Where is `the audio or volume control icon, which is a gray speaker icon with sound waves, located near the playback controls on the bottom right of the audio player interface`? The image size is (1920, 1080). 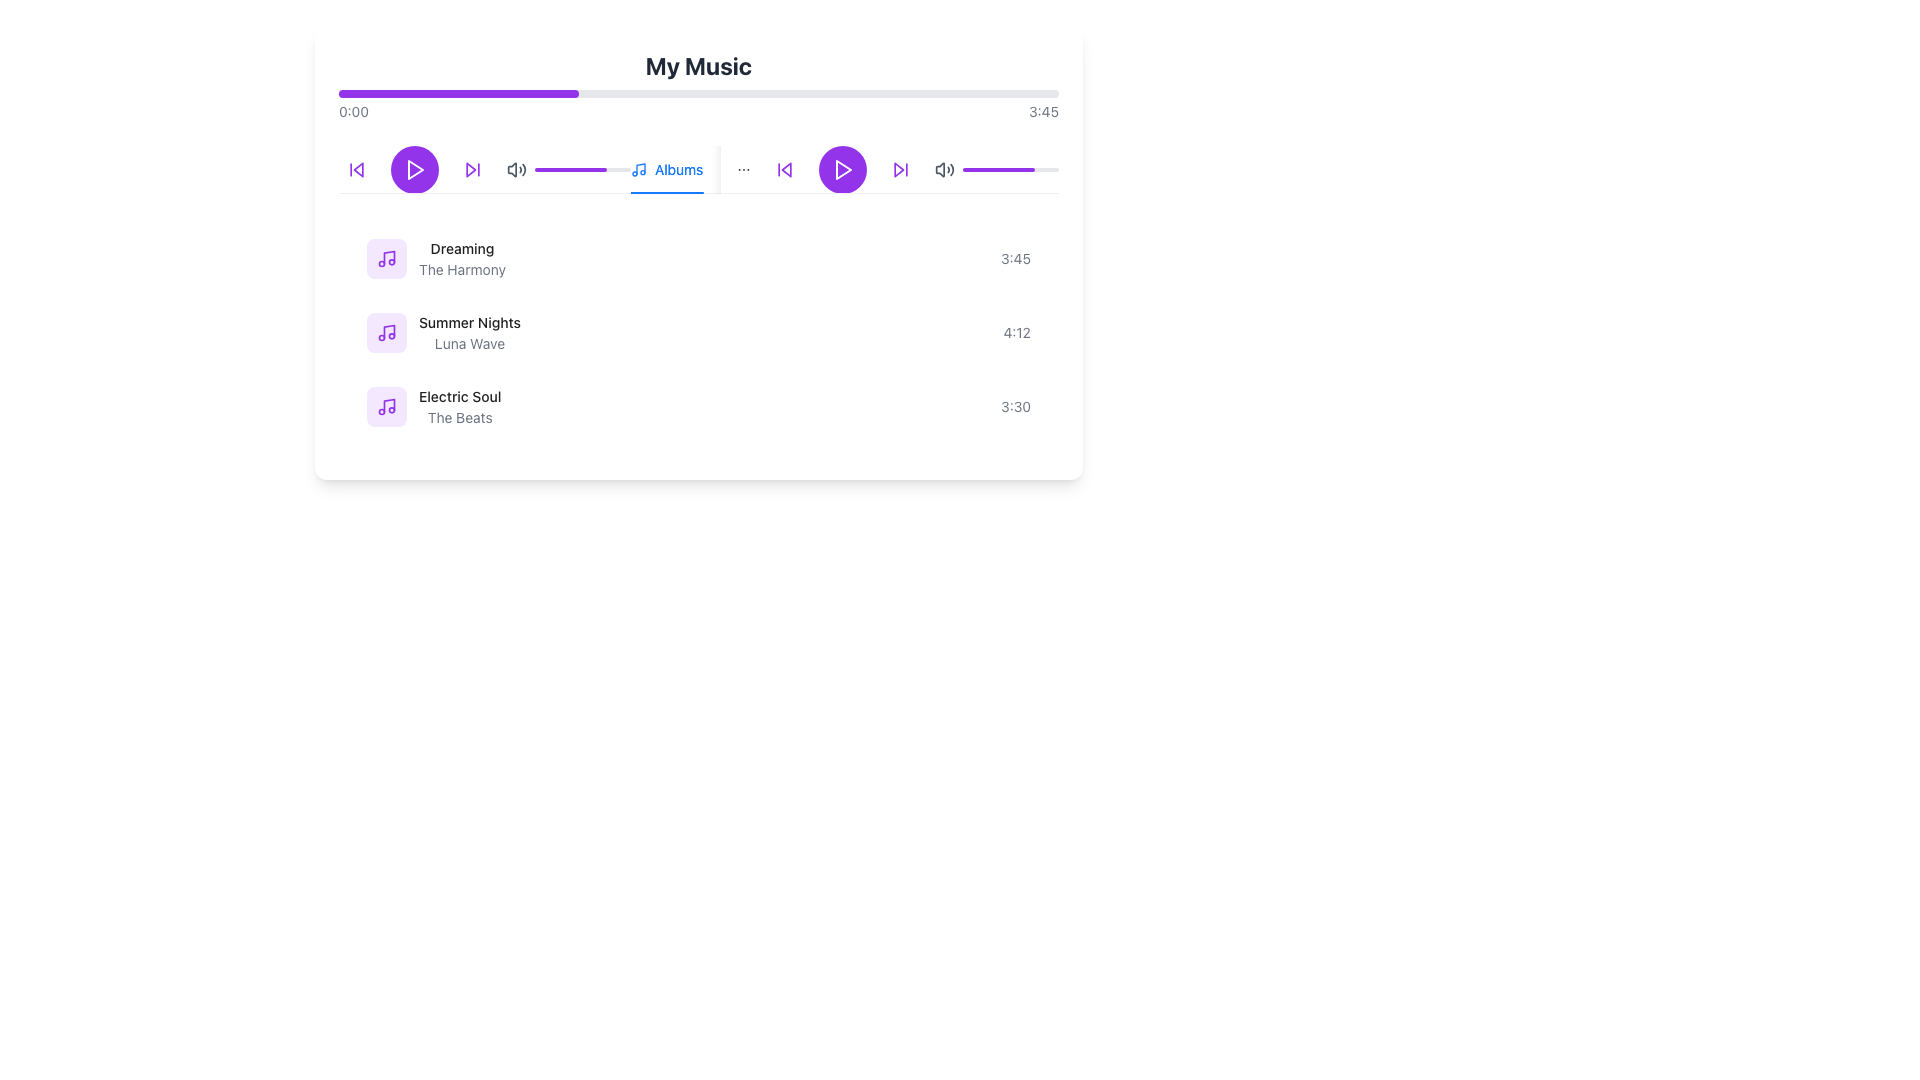 the audio or volume control icon, which is a gray speaker icon with sound waves, located near the playback controls on the bottom right of the audio player interface is located at coordinates (939, 168).